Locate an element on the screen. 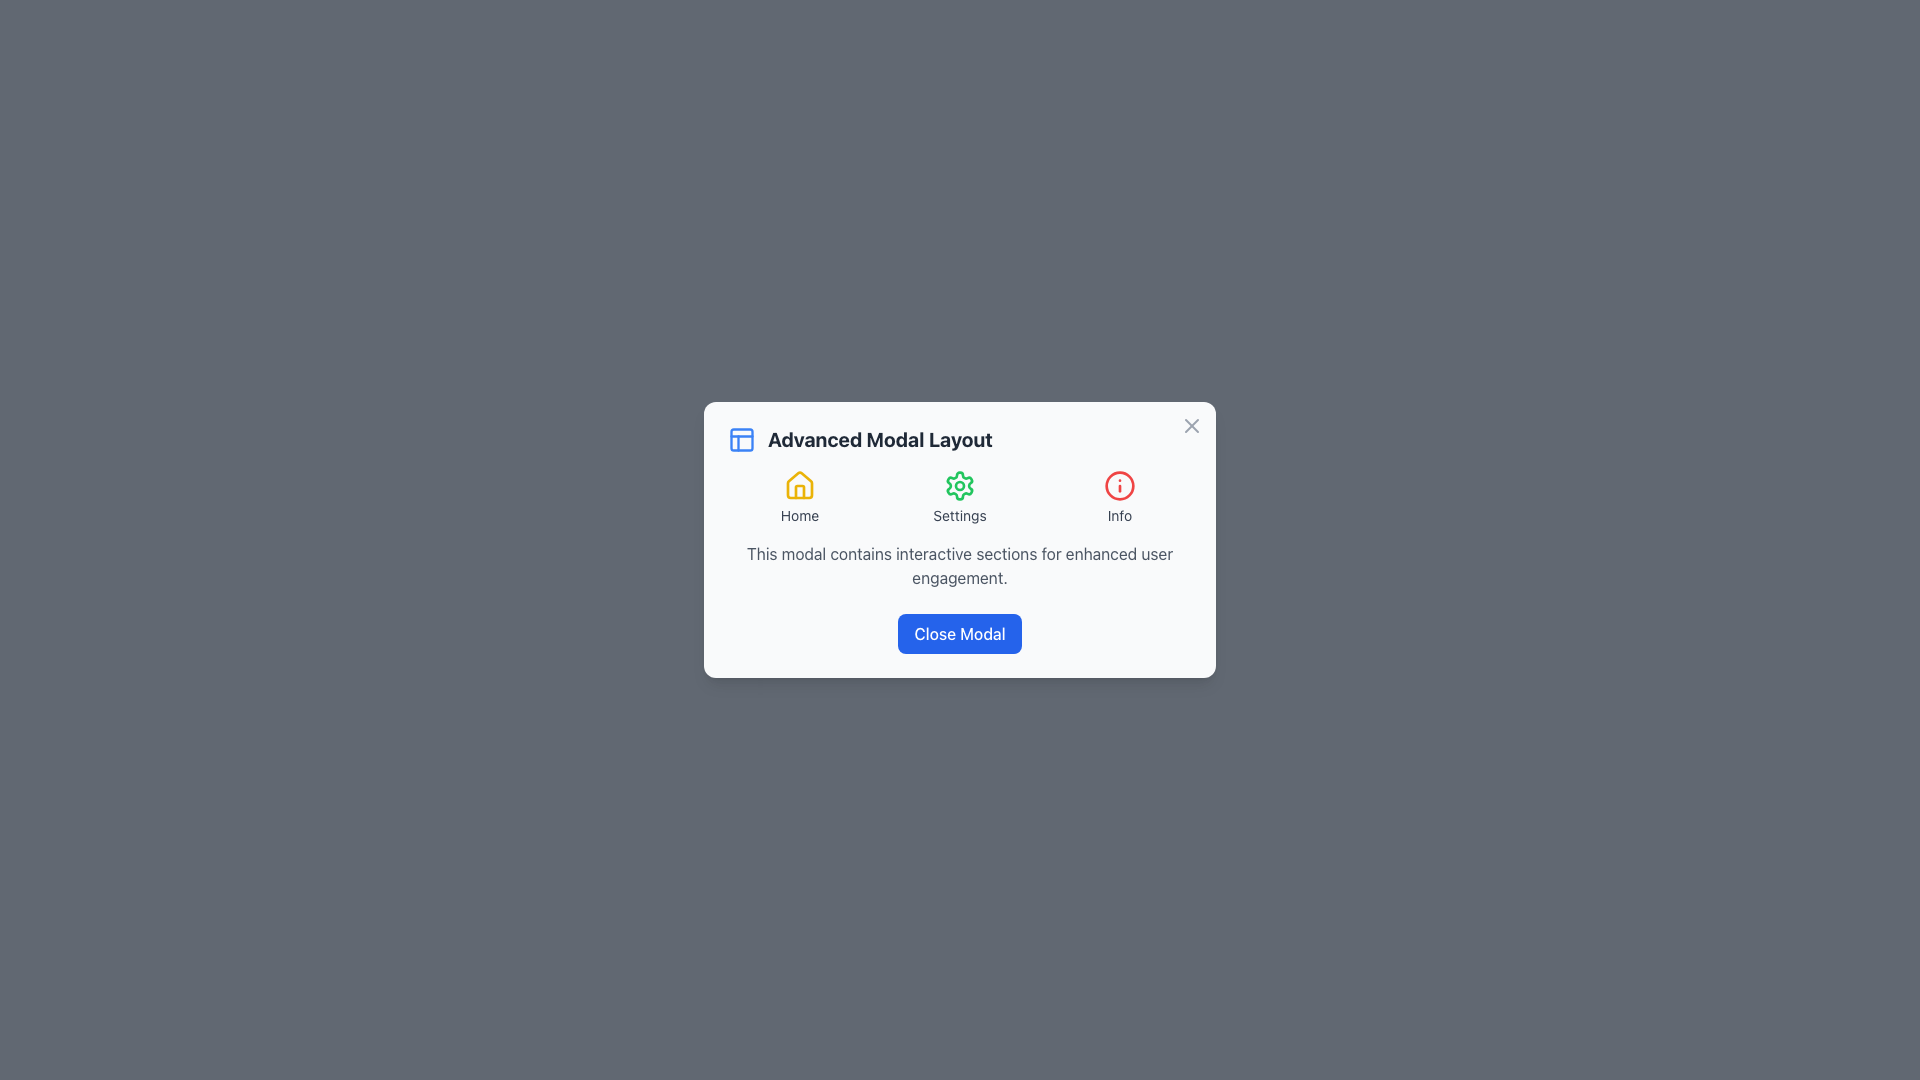 The height and width of the screenshot is (1080, 1920). the 'Home', 'Settings', or 'Info' sections of the modal window titled 'Advanced Modal Layout', which is visually centered and highlighted against a darker background is located at coordinates (960, 540).